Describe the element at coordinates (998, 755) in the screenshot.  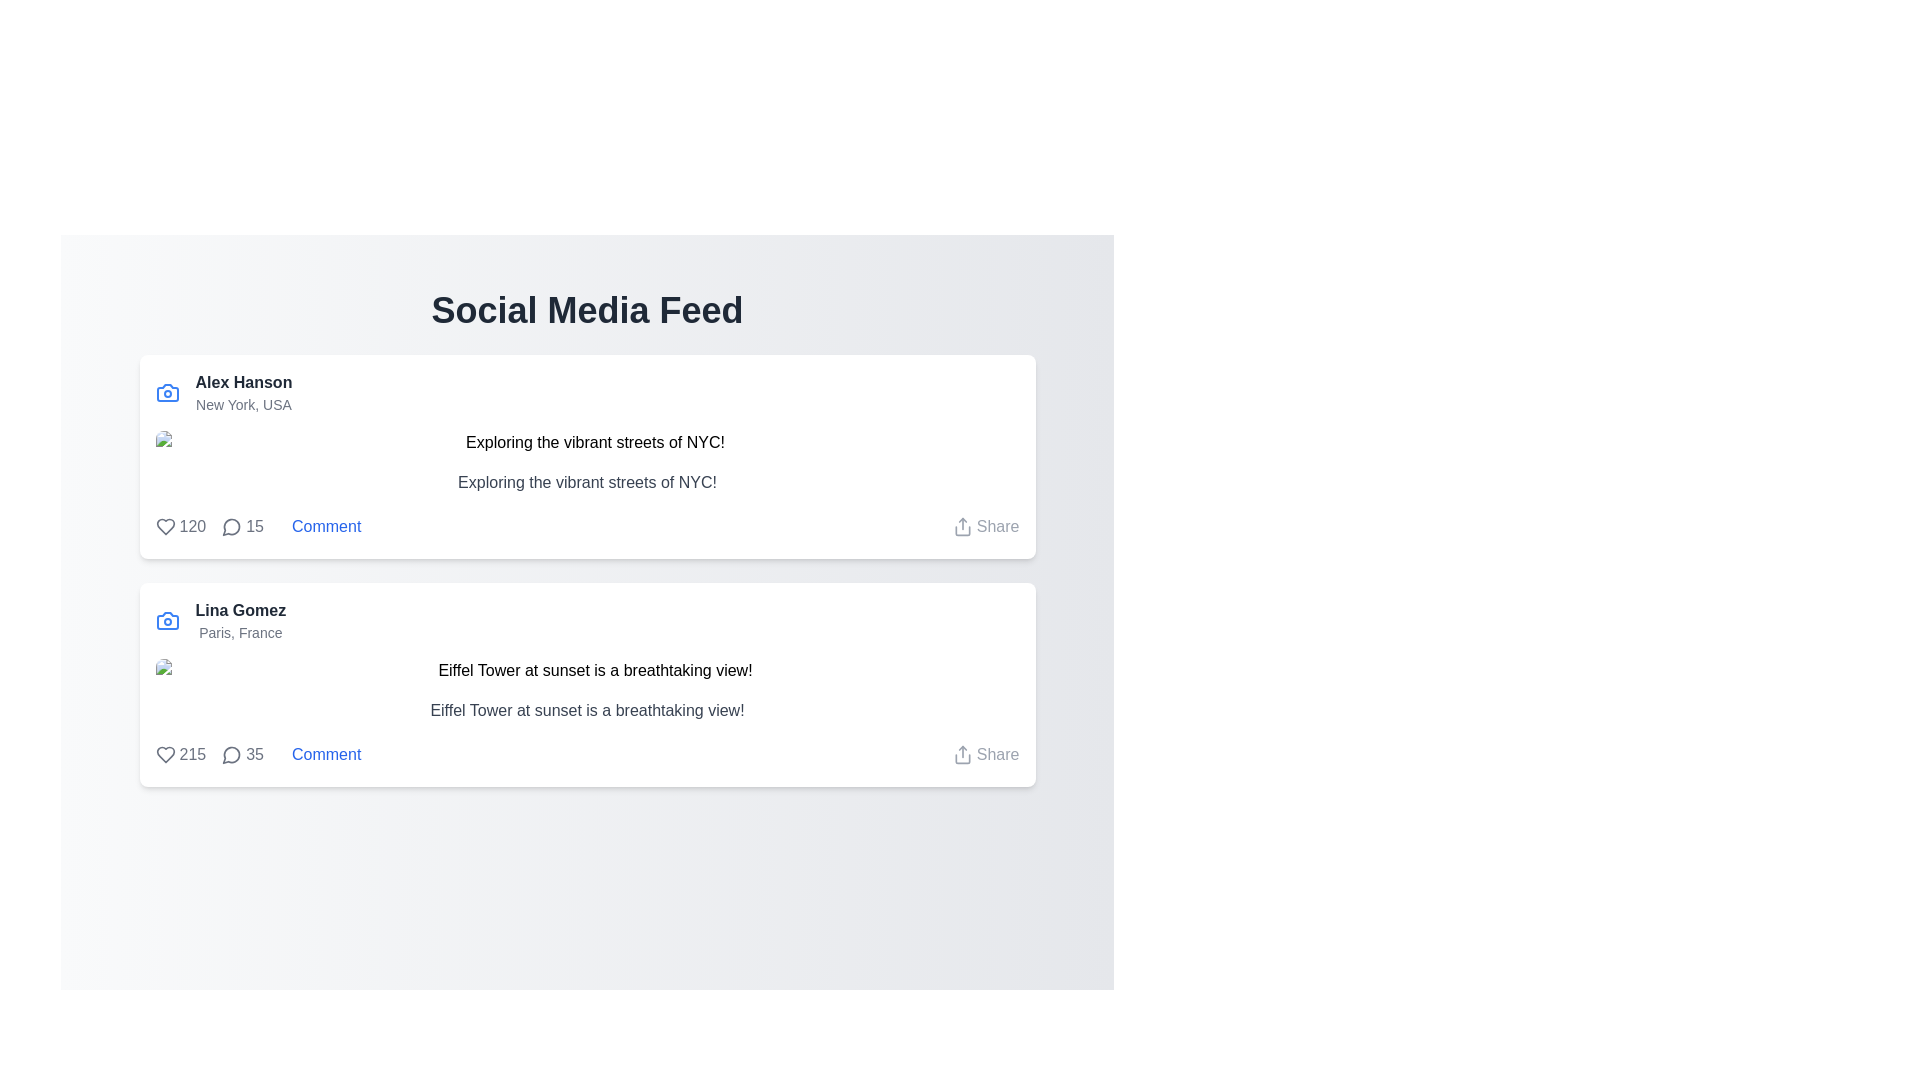
I see `the 'Share' text label, which is styled in light gray sans-serif font and positioned to the right of a small share icon in the lower right corner of a social media post card` at that location.